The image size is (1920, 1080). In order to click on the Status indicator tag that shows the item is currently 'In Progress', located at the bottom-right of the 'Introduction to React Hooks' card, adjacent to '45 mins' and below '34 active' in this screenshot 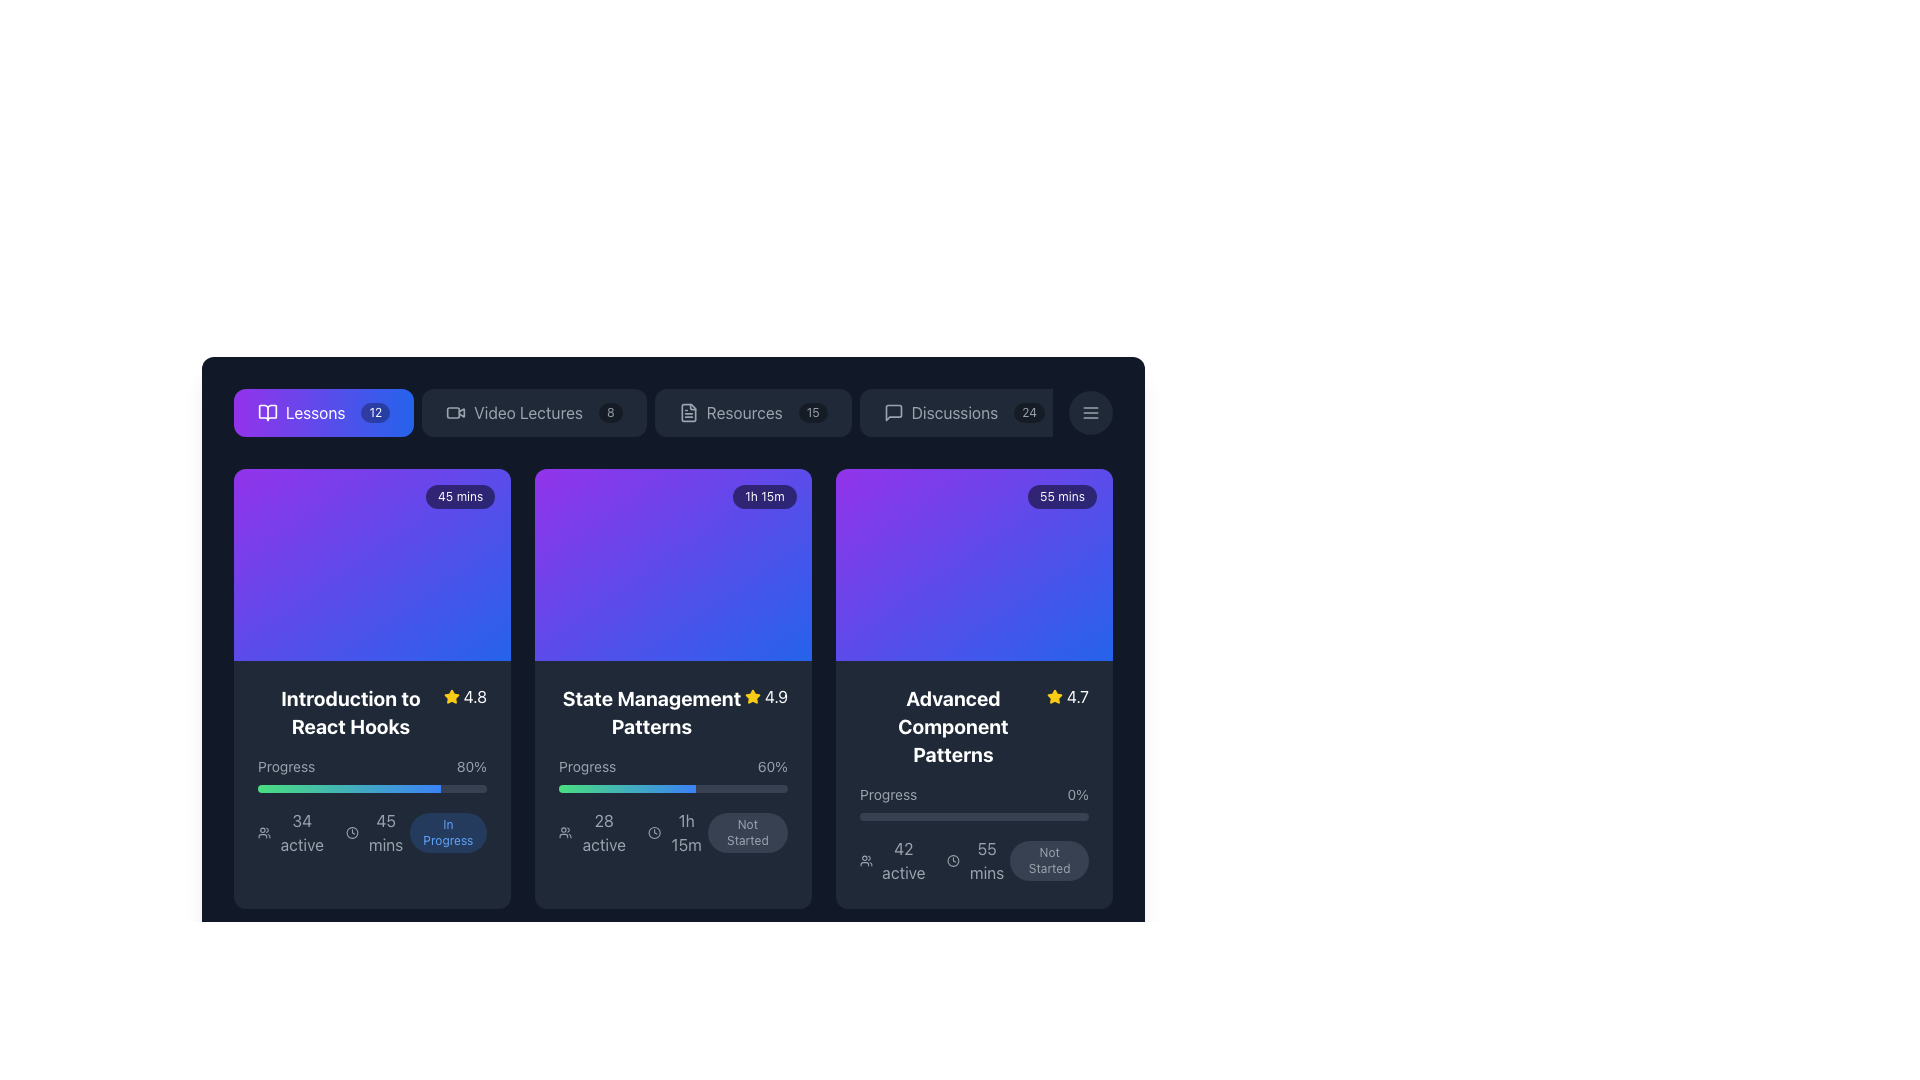, I will do `click(447, 833)`.